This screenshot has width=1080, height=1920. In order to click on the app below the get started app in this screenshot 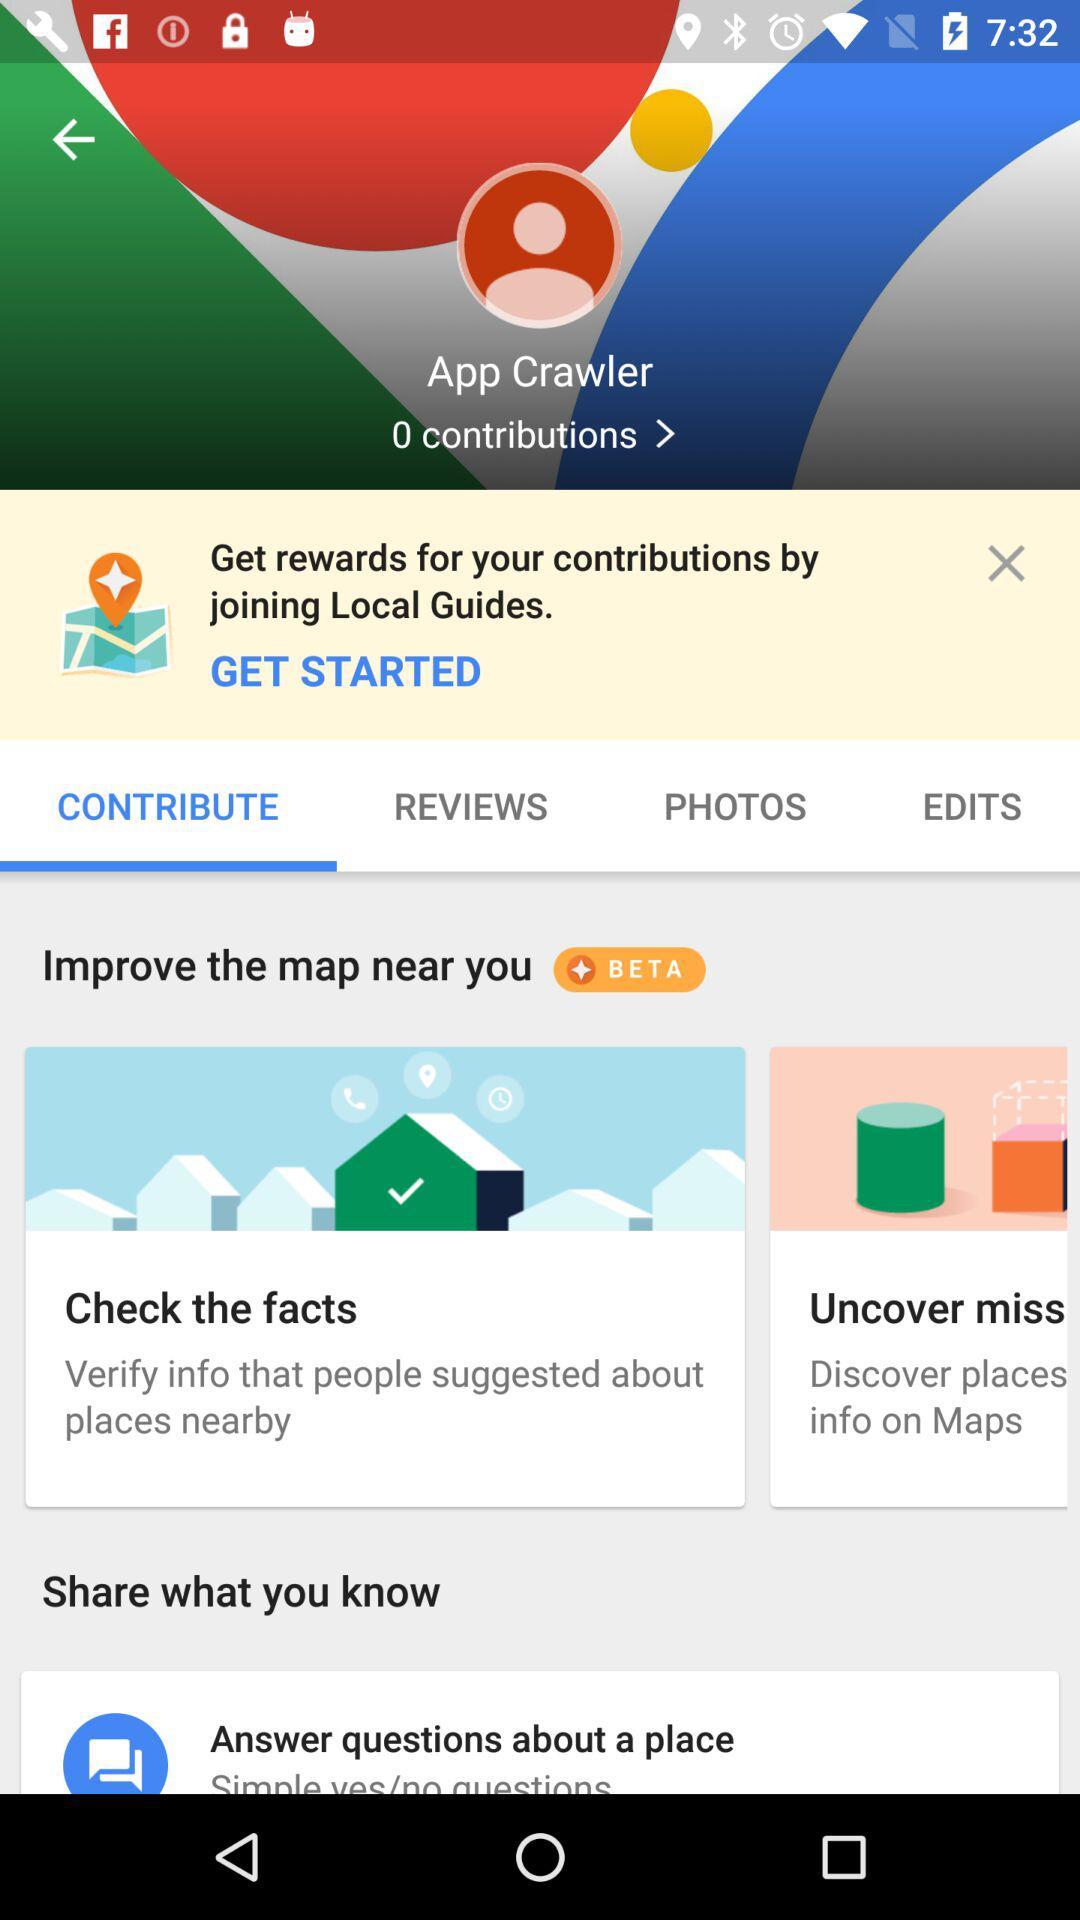, I will do `click(471, 805)`.